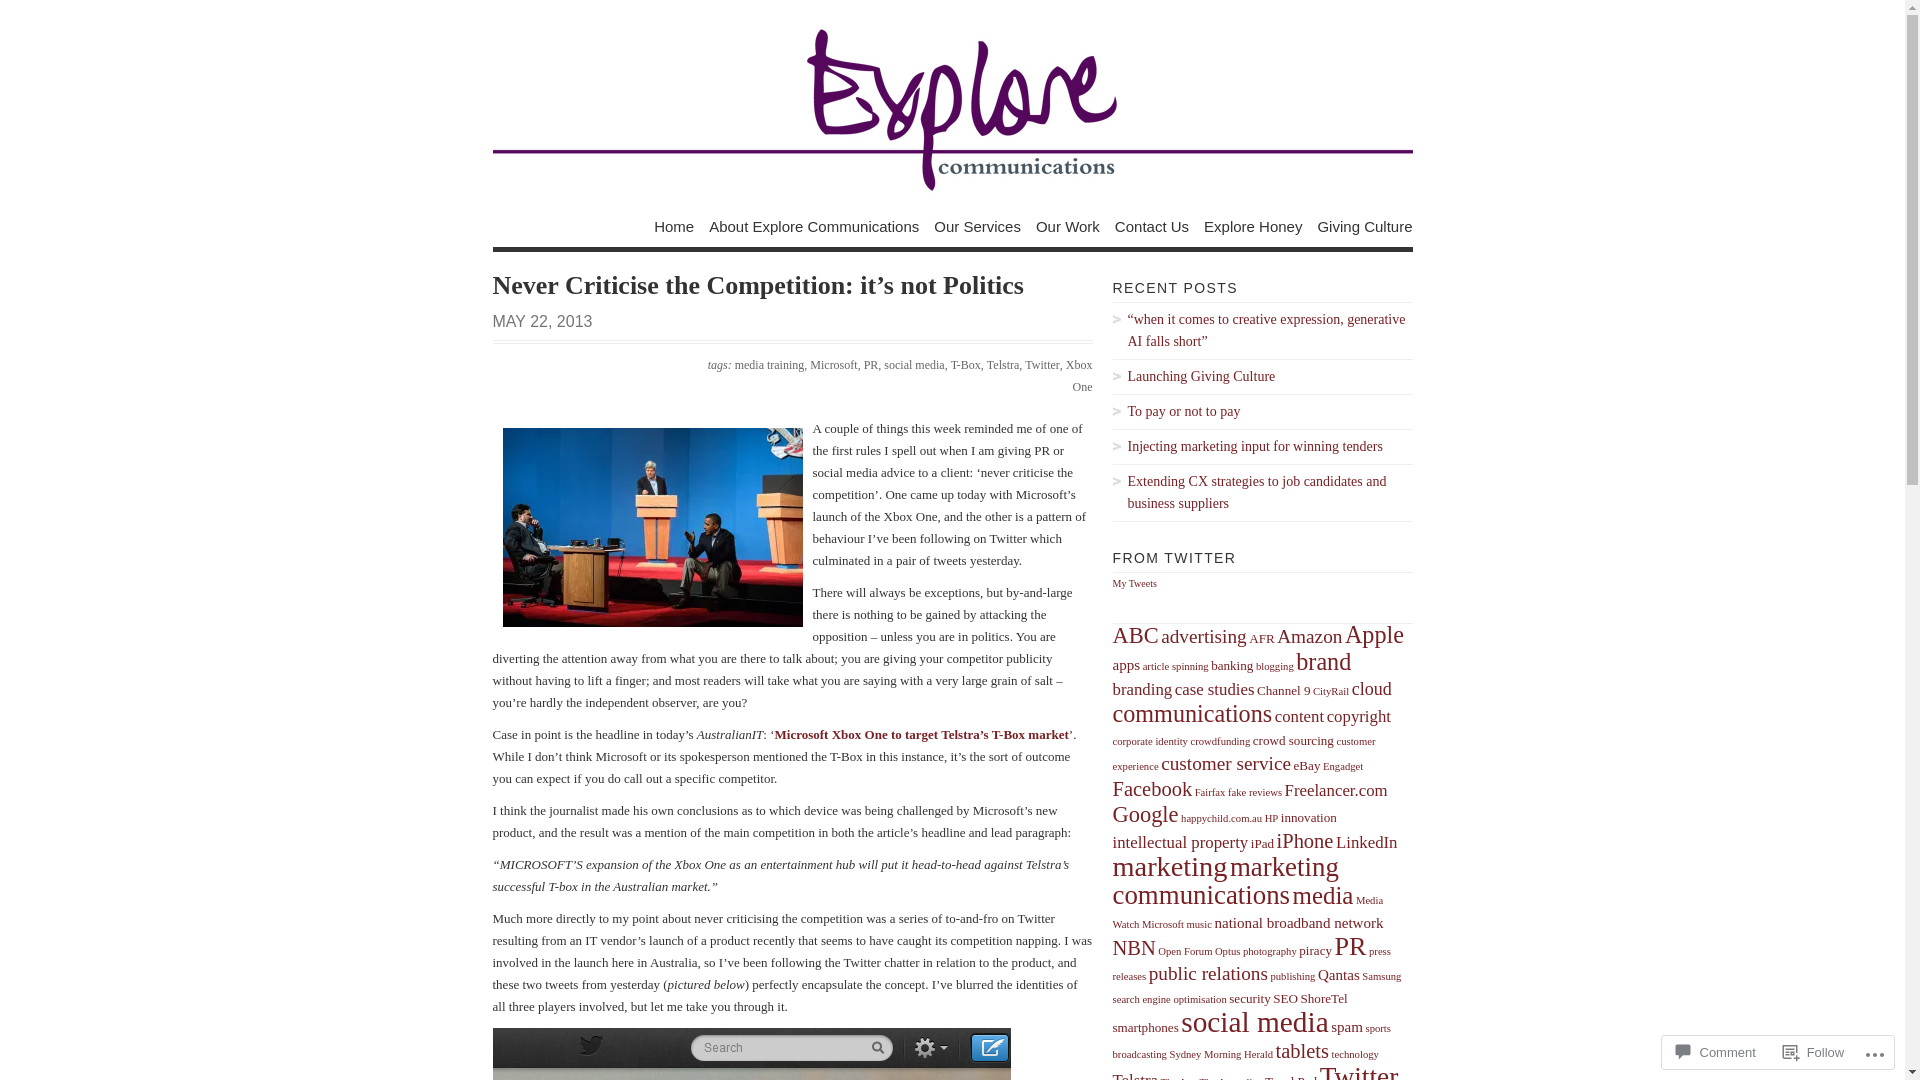 The height and width of the screenshot is (1080, 1920). I want to click on 'ABC', so click(1111, 635).